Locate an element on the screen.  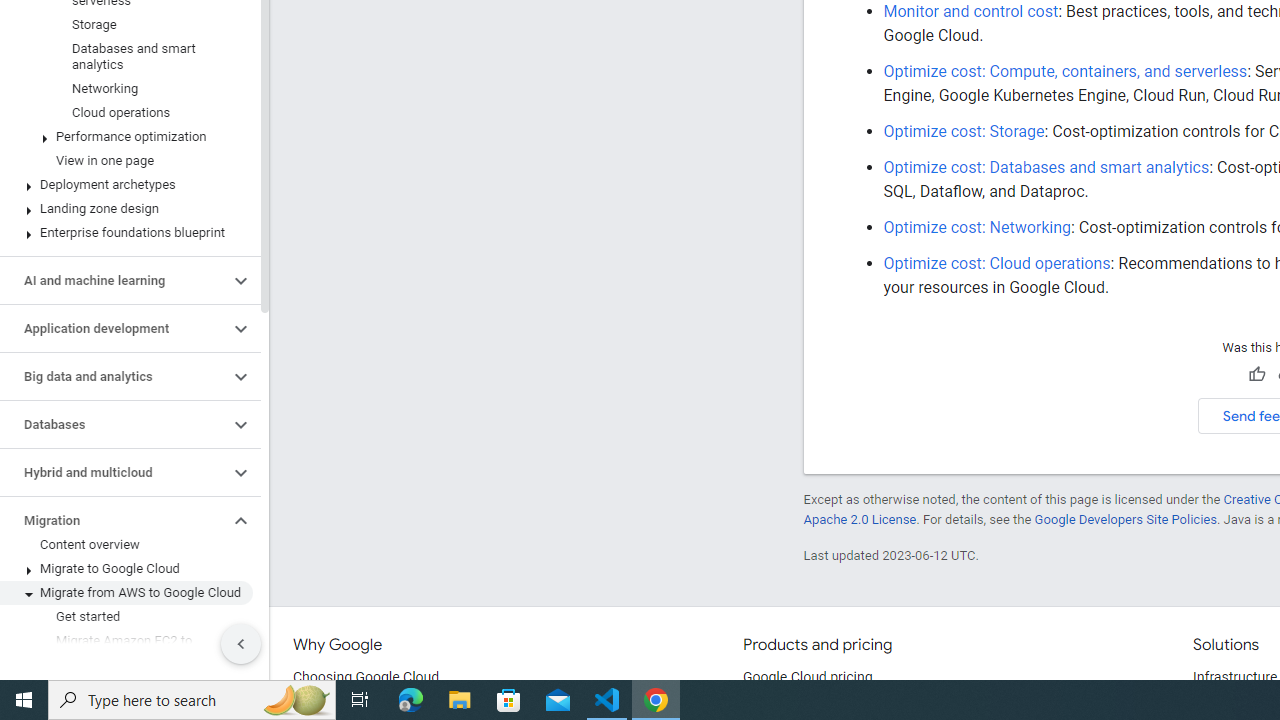
'Performance optimization' is located at coordinates (125, 136).